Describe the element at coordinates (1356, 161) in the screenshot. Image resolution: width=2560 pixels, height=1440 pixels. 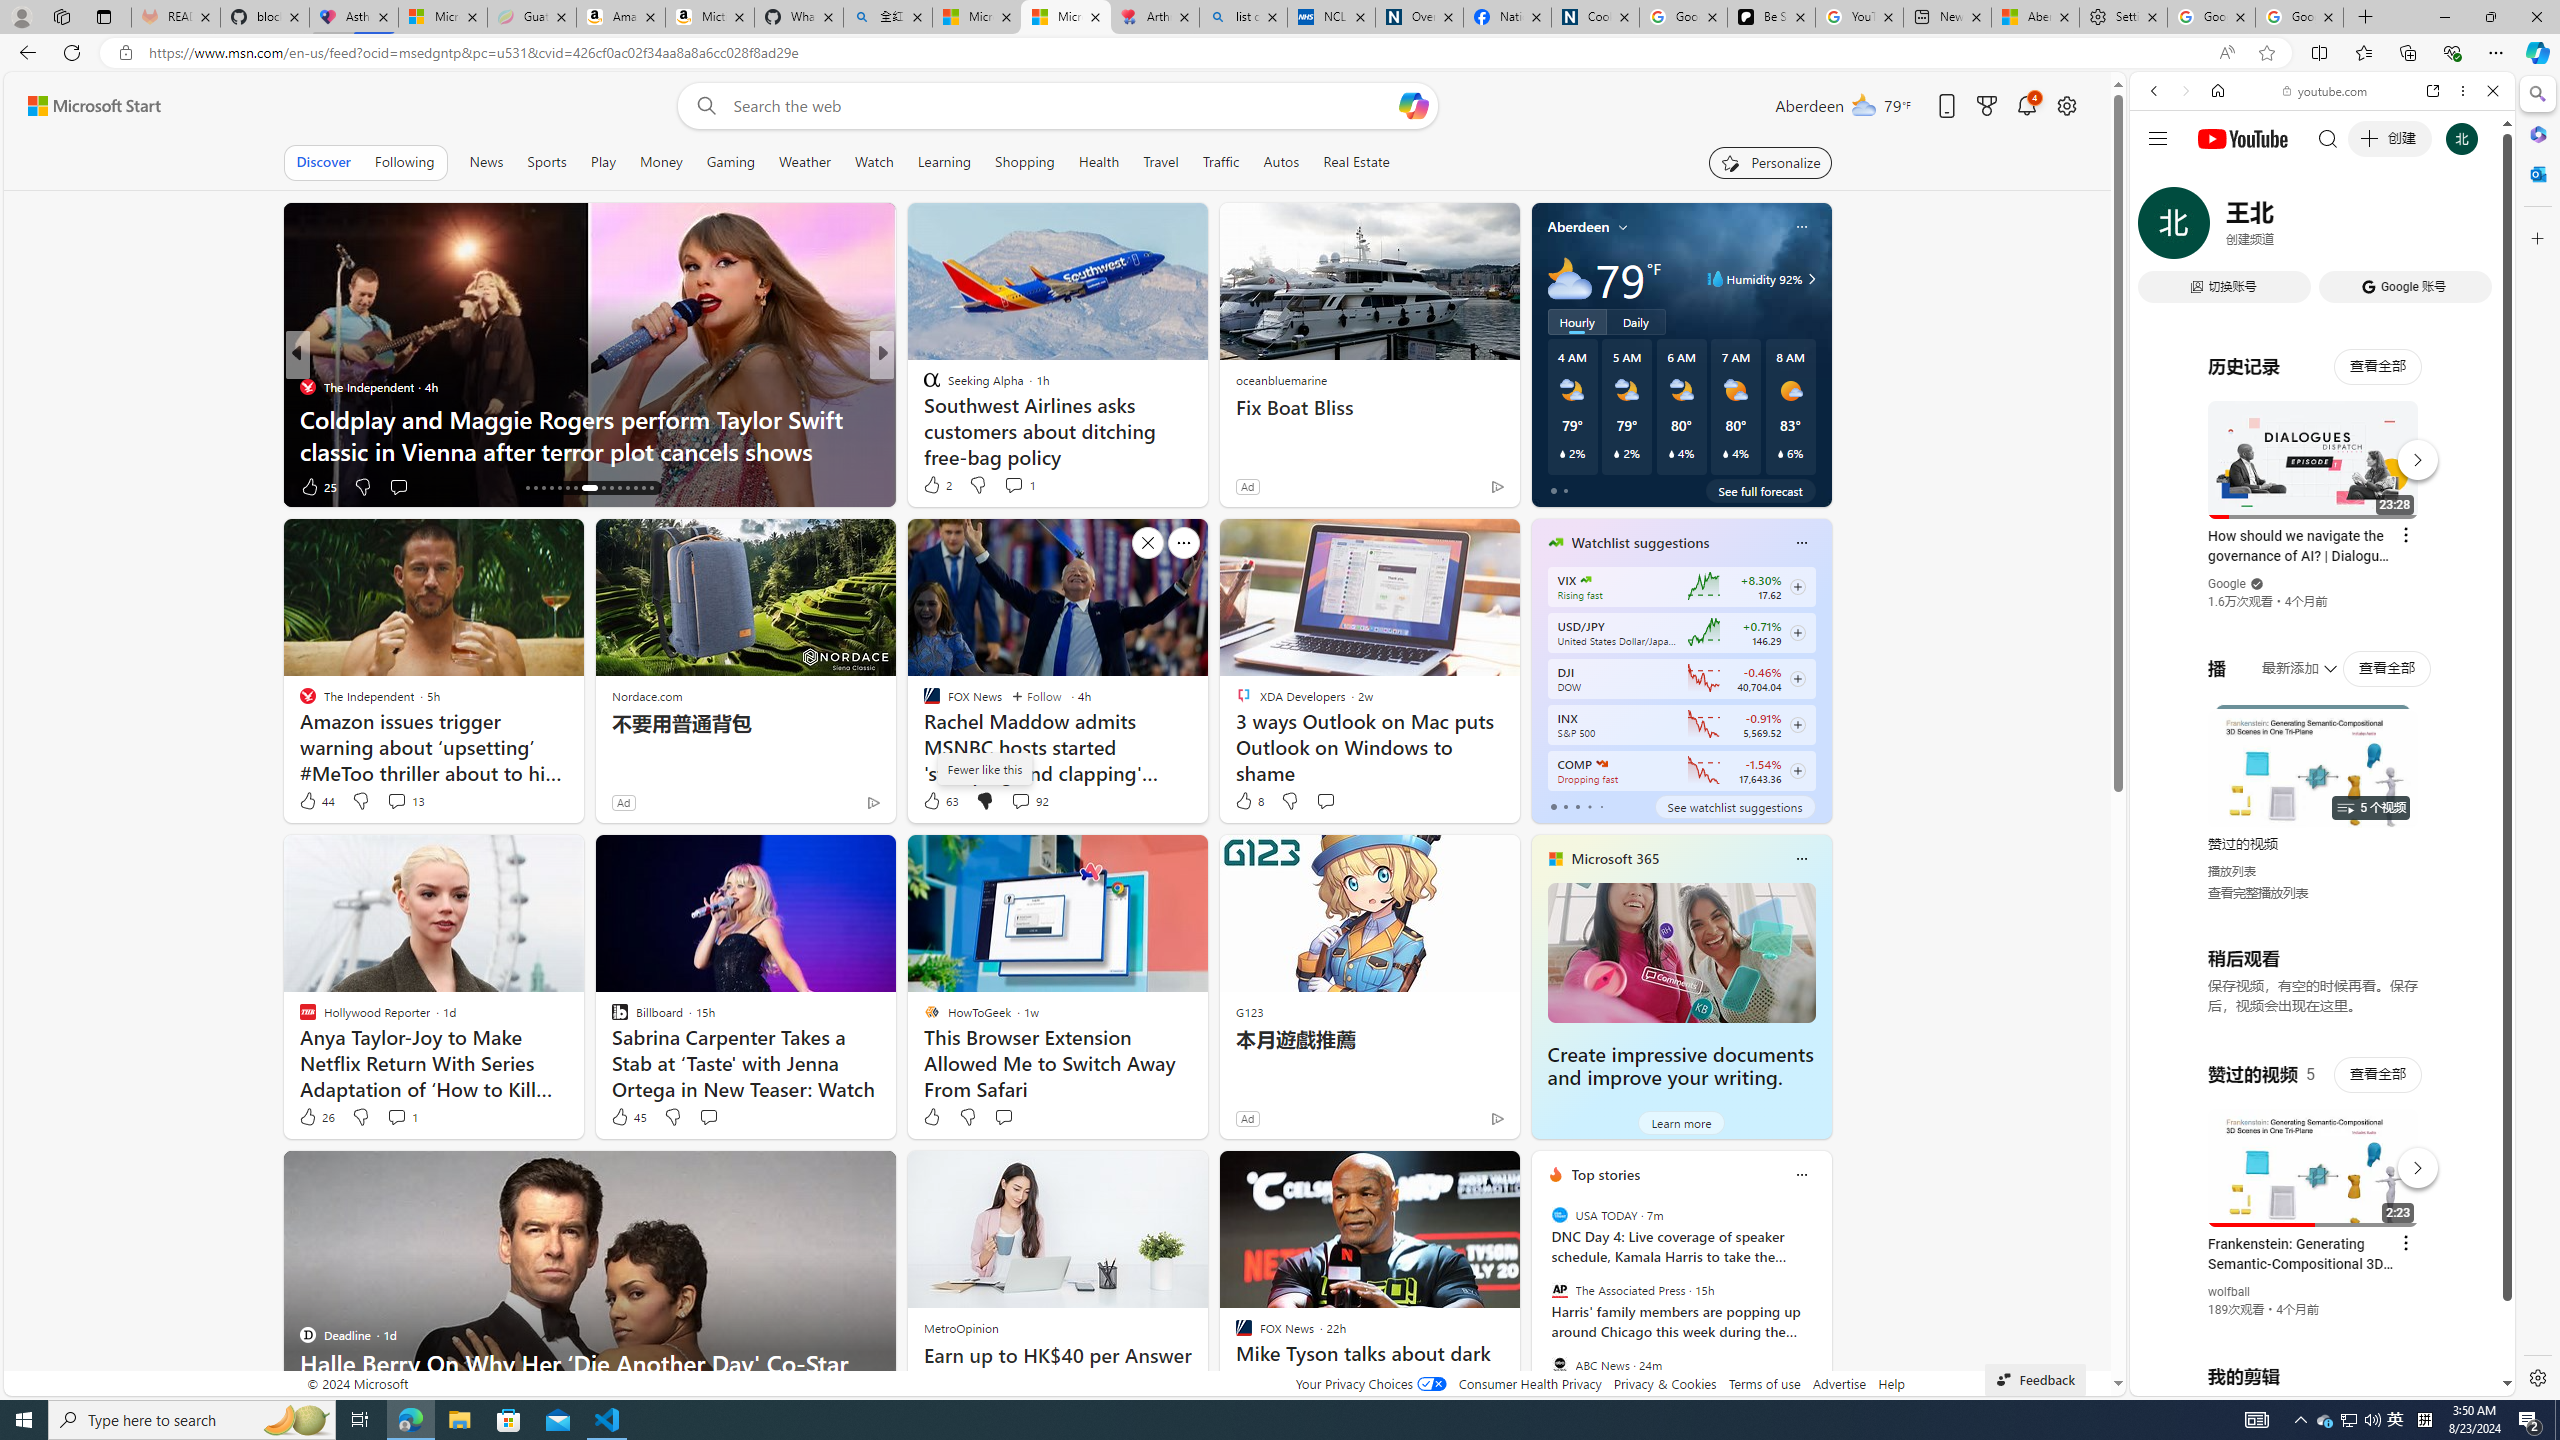
I see `'Real Estate'` at that location.